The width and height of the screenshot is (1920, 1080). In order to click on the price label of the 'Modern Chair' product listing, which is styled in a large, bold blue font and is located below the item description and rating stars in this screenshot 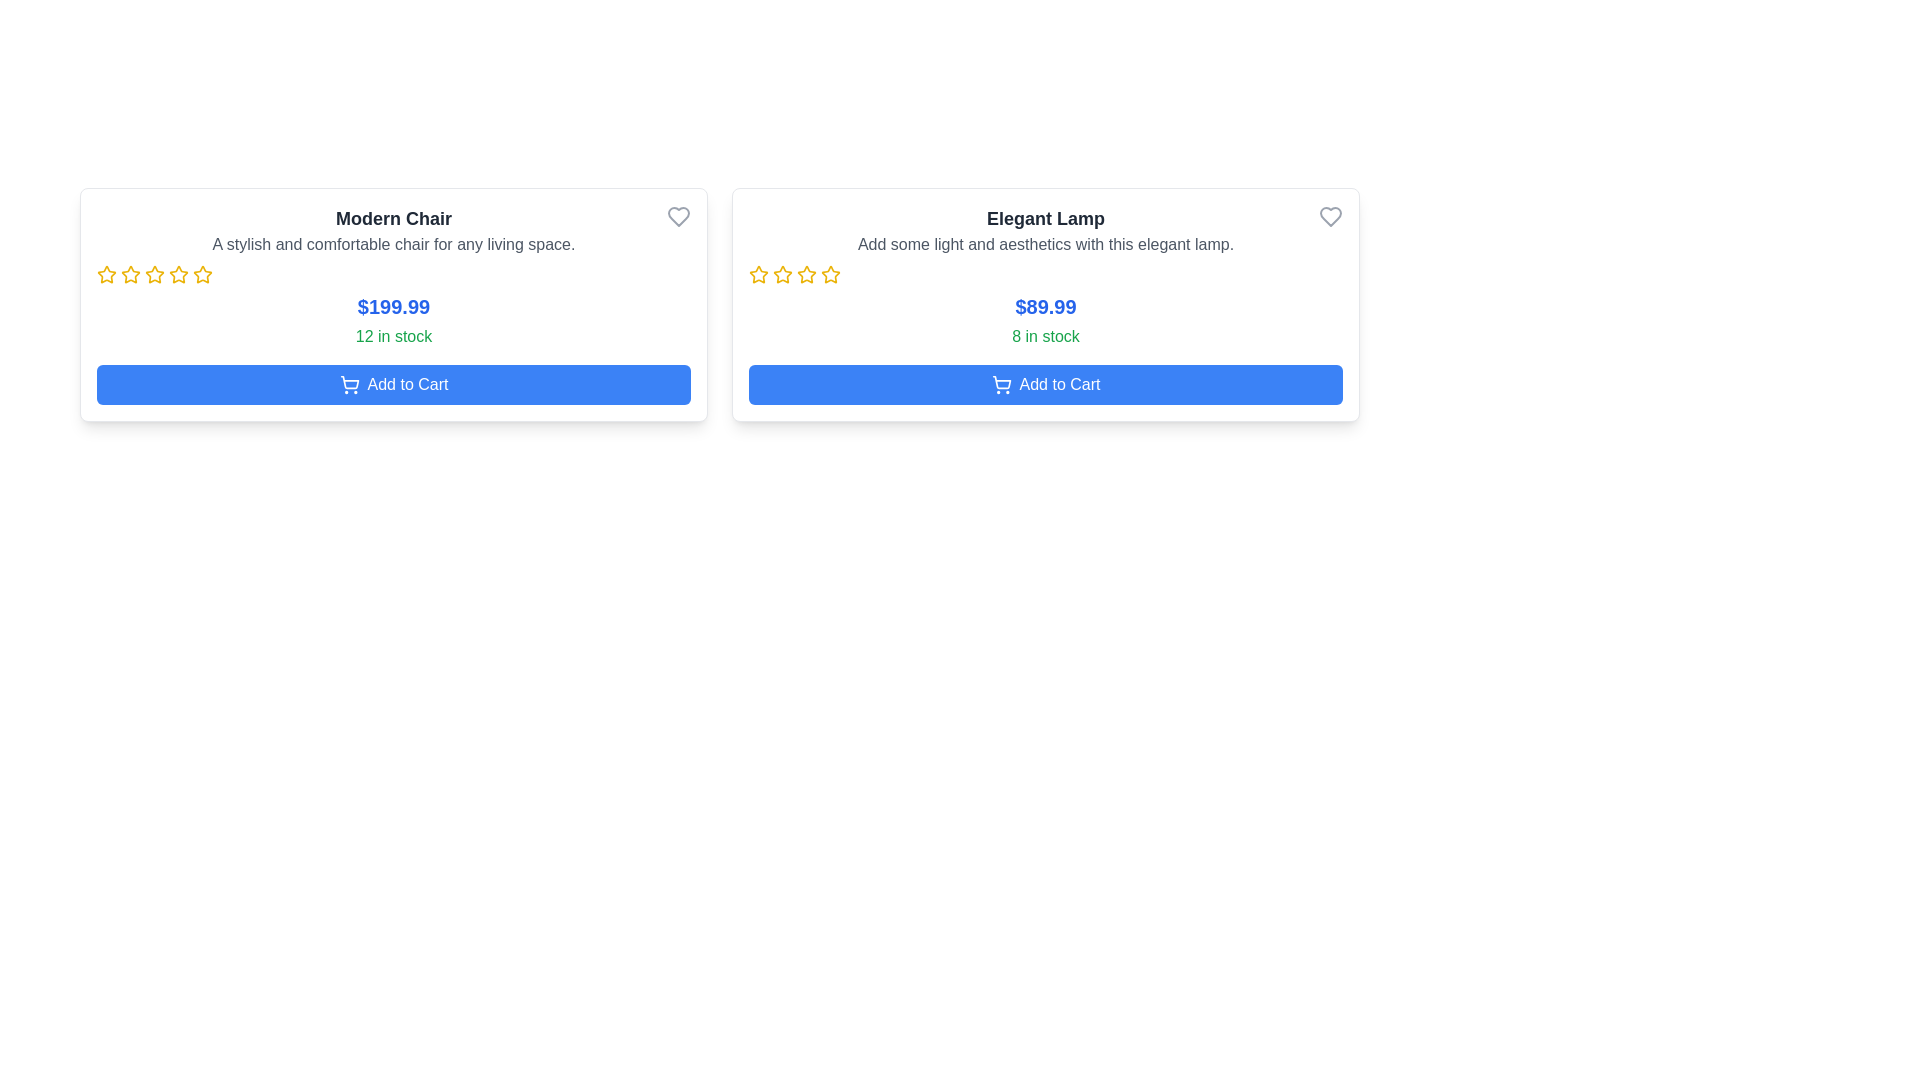, I will do `click(393, 307)`.